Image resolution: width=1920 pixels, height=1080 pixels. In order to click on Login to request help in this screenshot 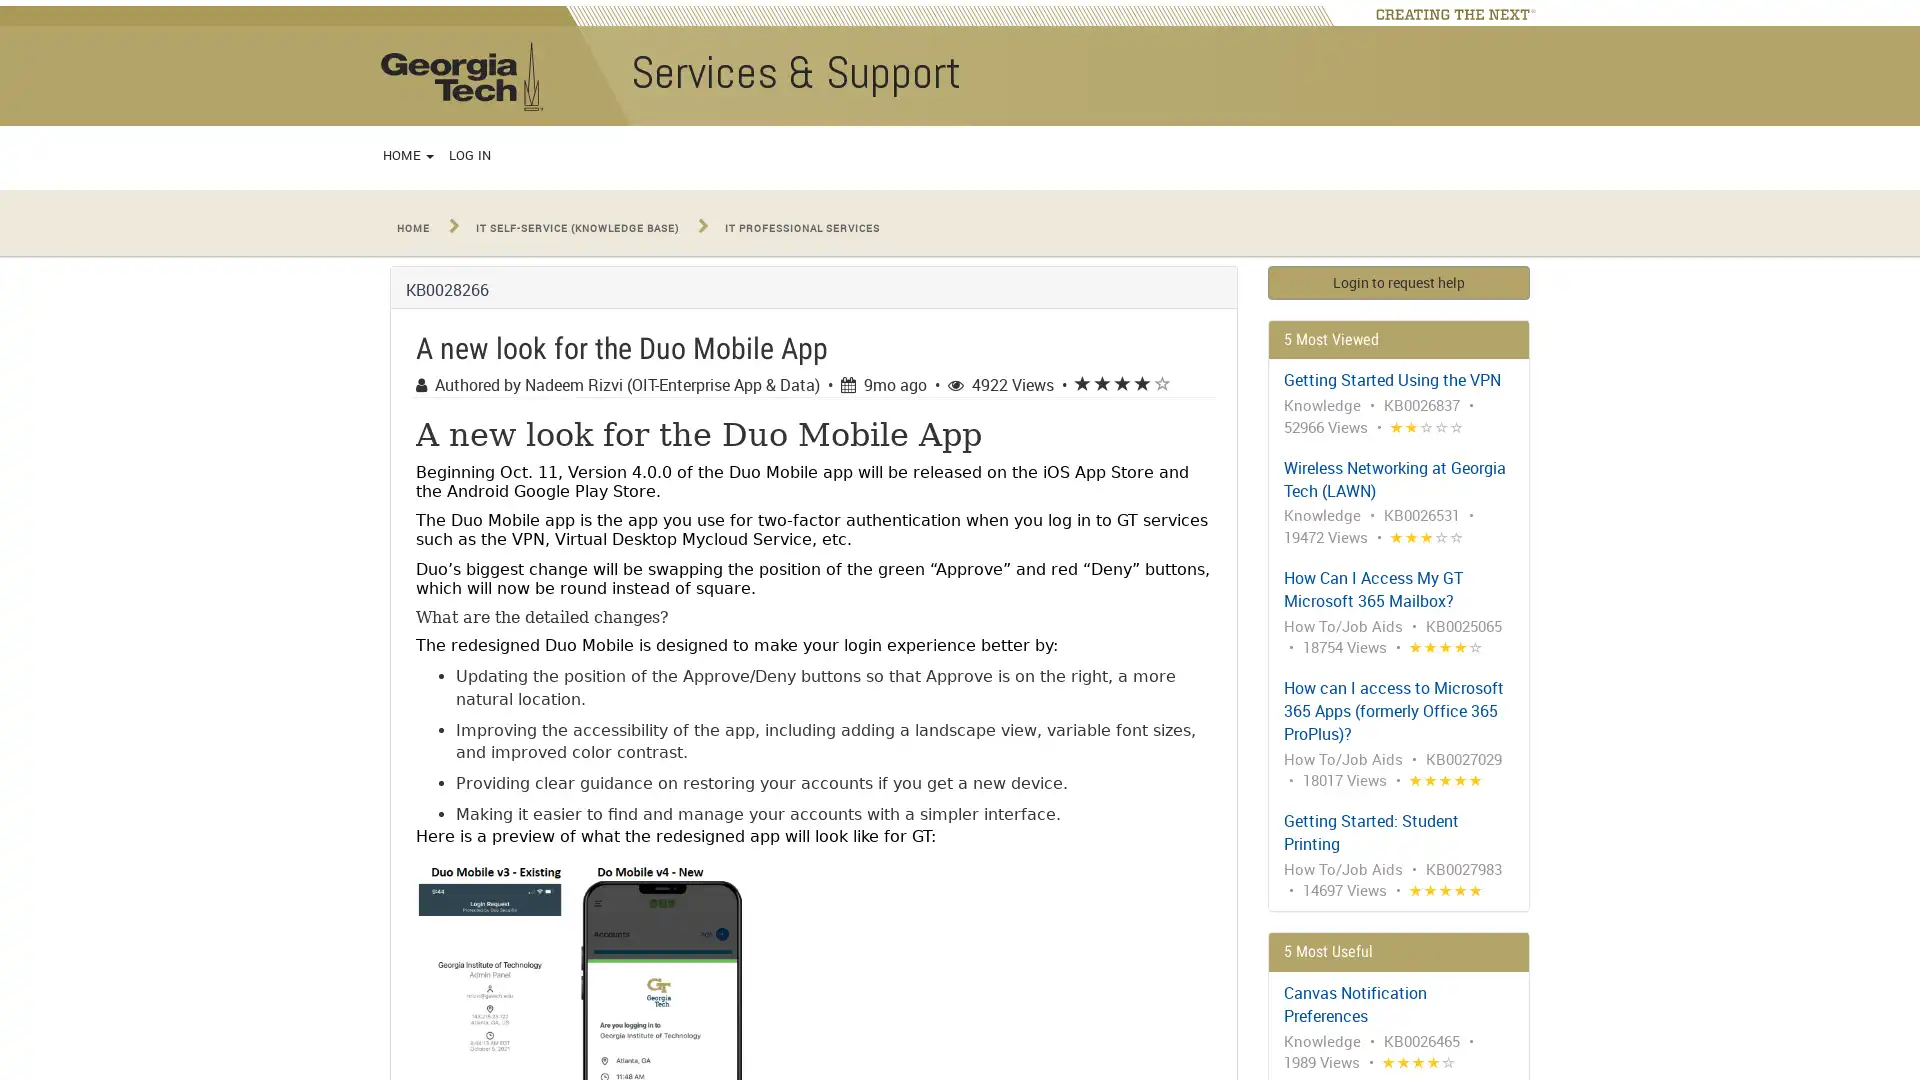, I will do `click(1397, 281)`.